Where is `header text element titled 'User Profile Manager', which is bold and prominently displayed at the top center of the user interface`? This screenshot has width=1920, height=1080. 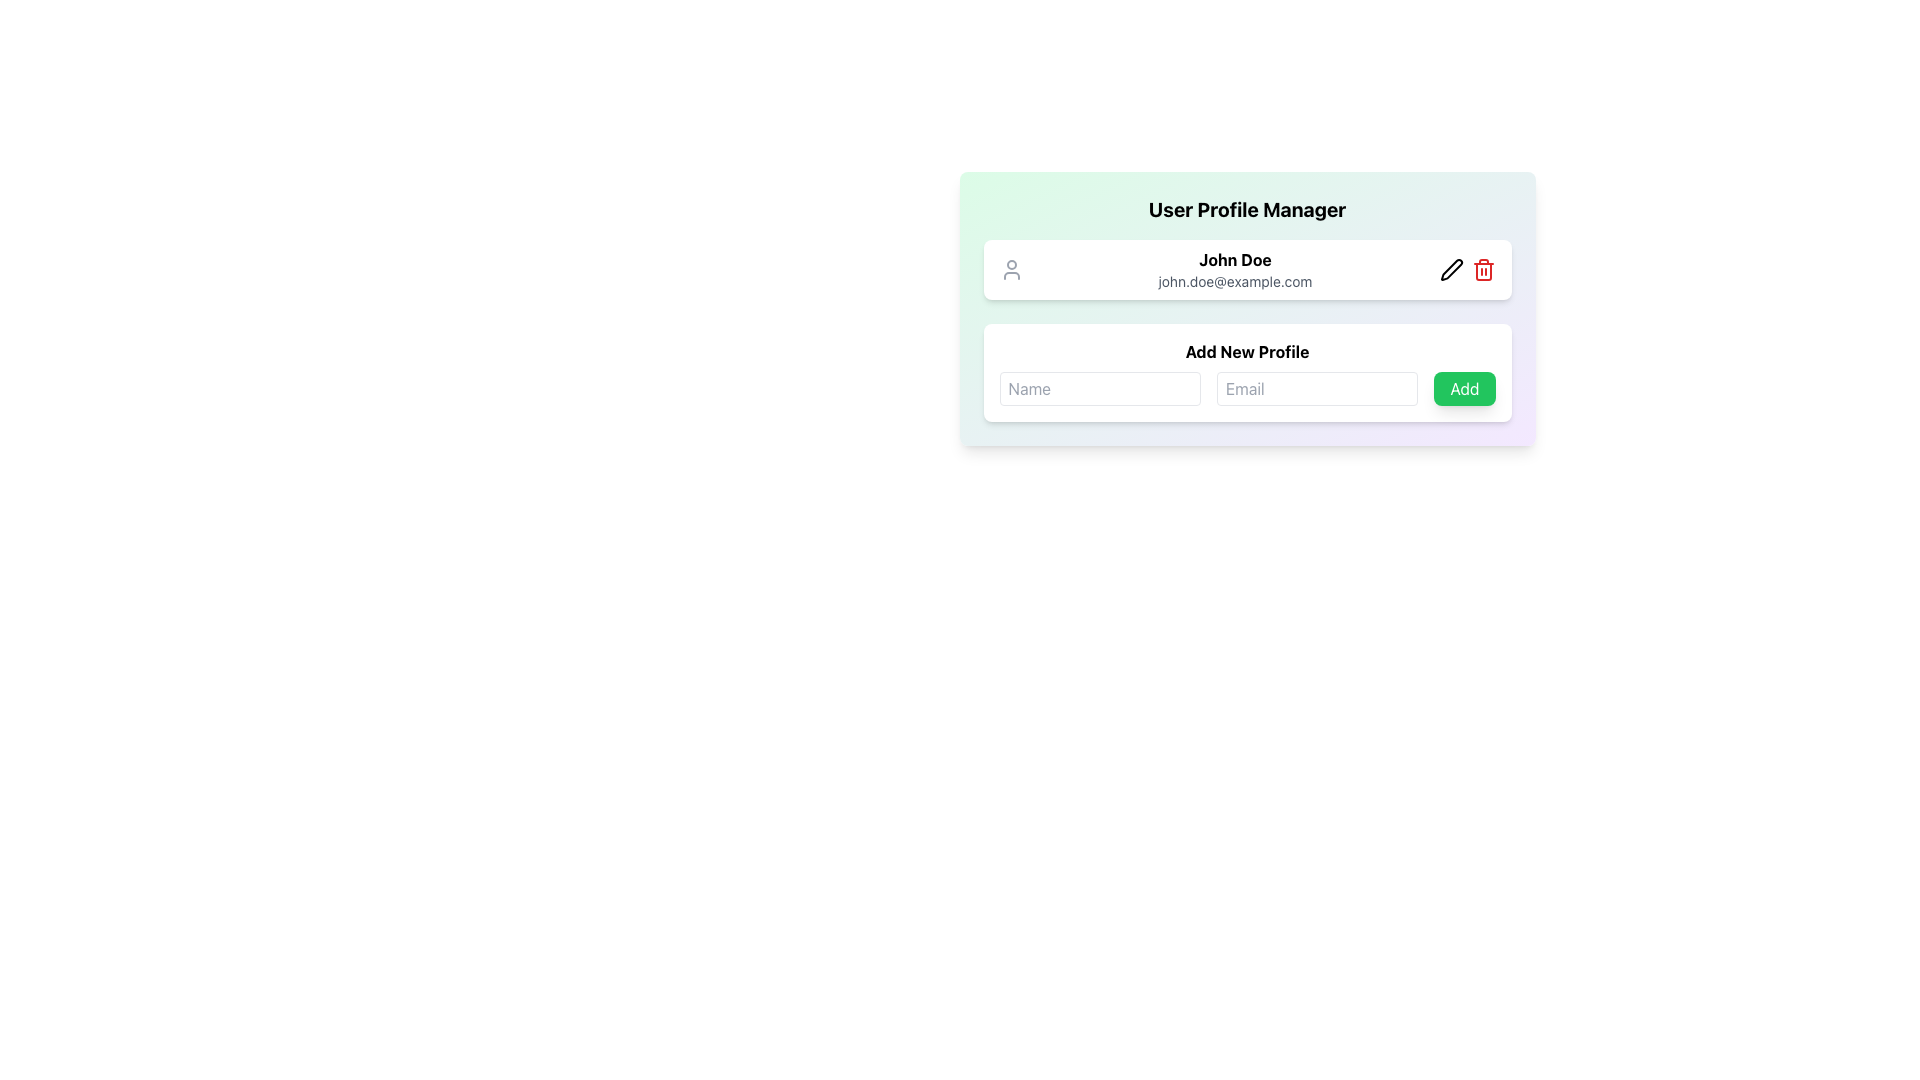
header text element titled 'User Profile Manager', which is bold and prominently displayed at the top center of the user interface is located at coordinates (1246, 209).